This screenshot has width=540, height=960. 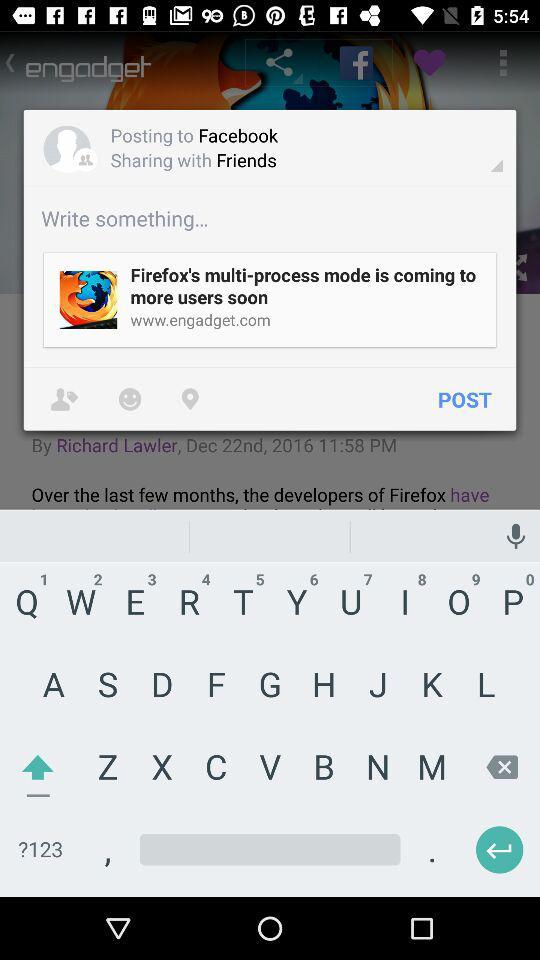 I want to click on tap the facebook icon, so click(x=355, y=63).